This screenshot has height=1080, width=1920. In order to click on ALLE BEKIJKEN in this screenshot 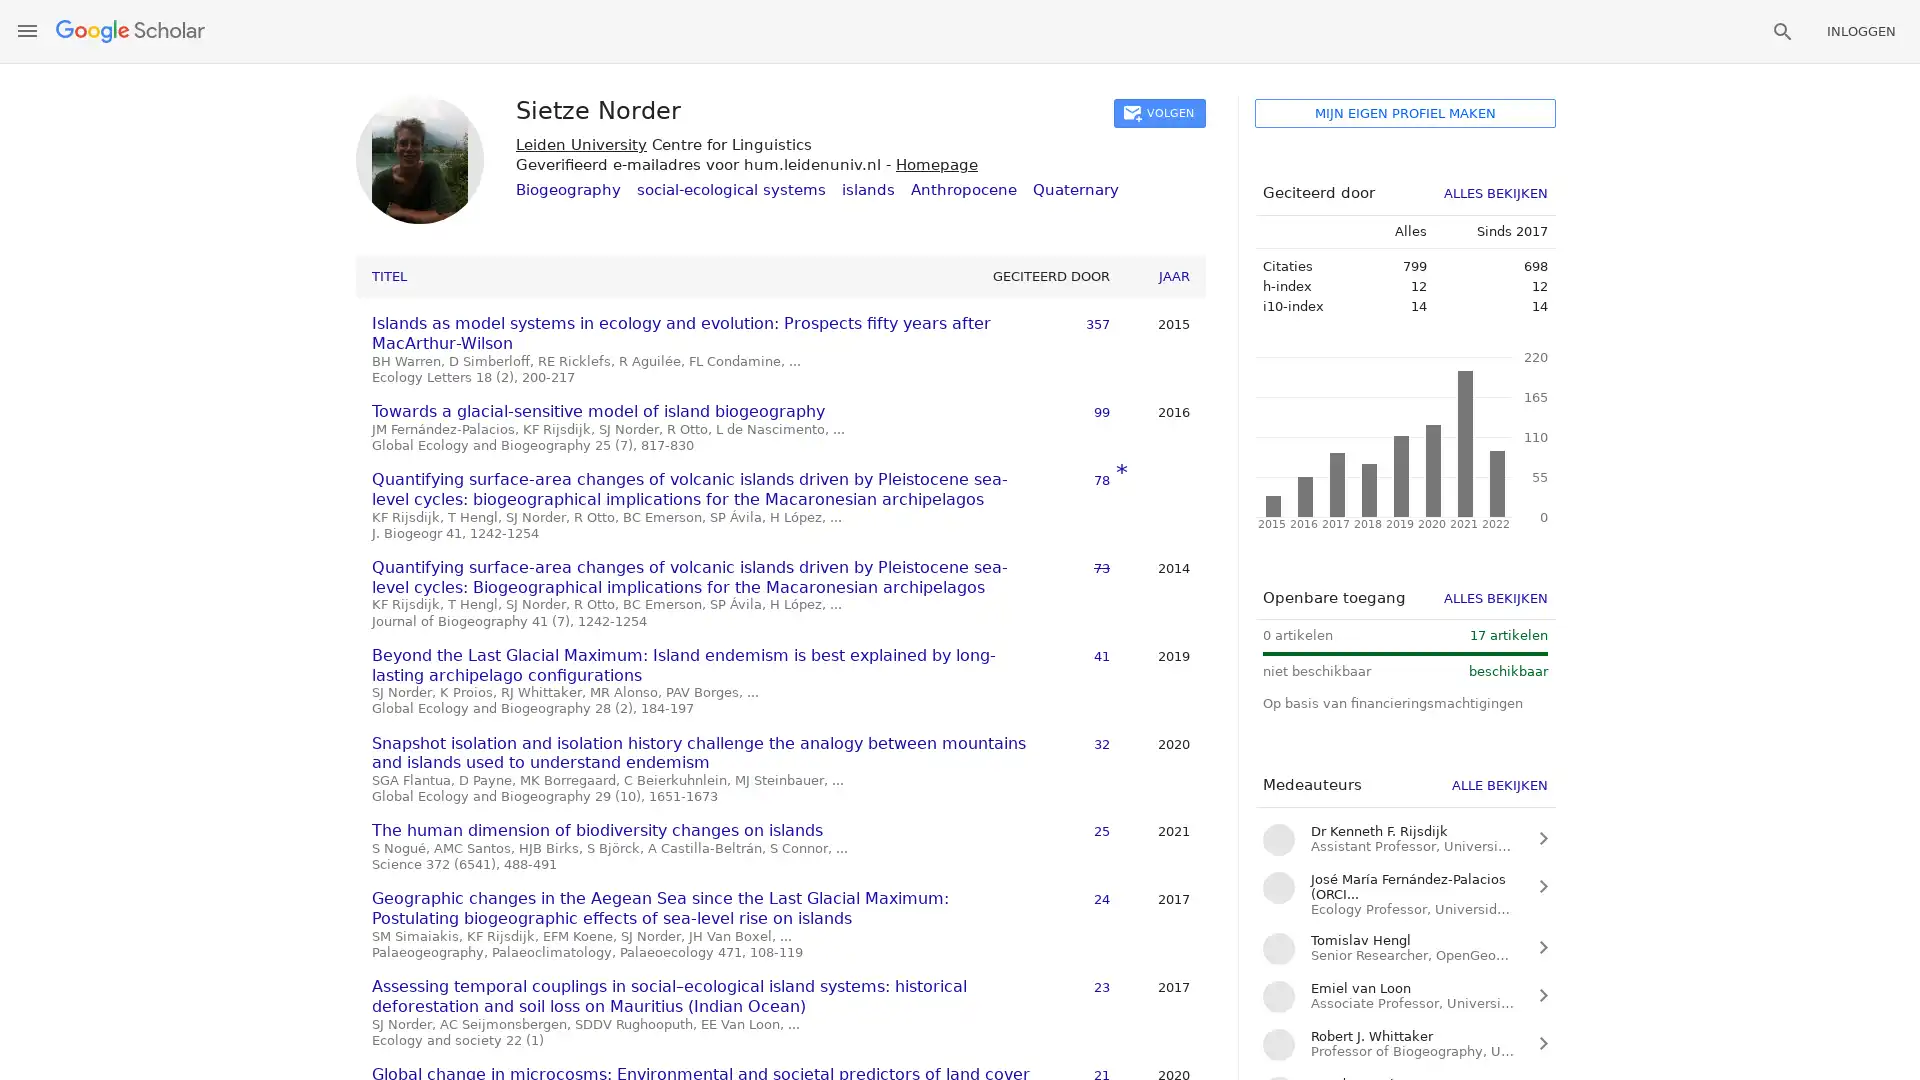, I will do `click(1499, 784)`.